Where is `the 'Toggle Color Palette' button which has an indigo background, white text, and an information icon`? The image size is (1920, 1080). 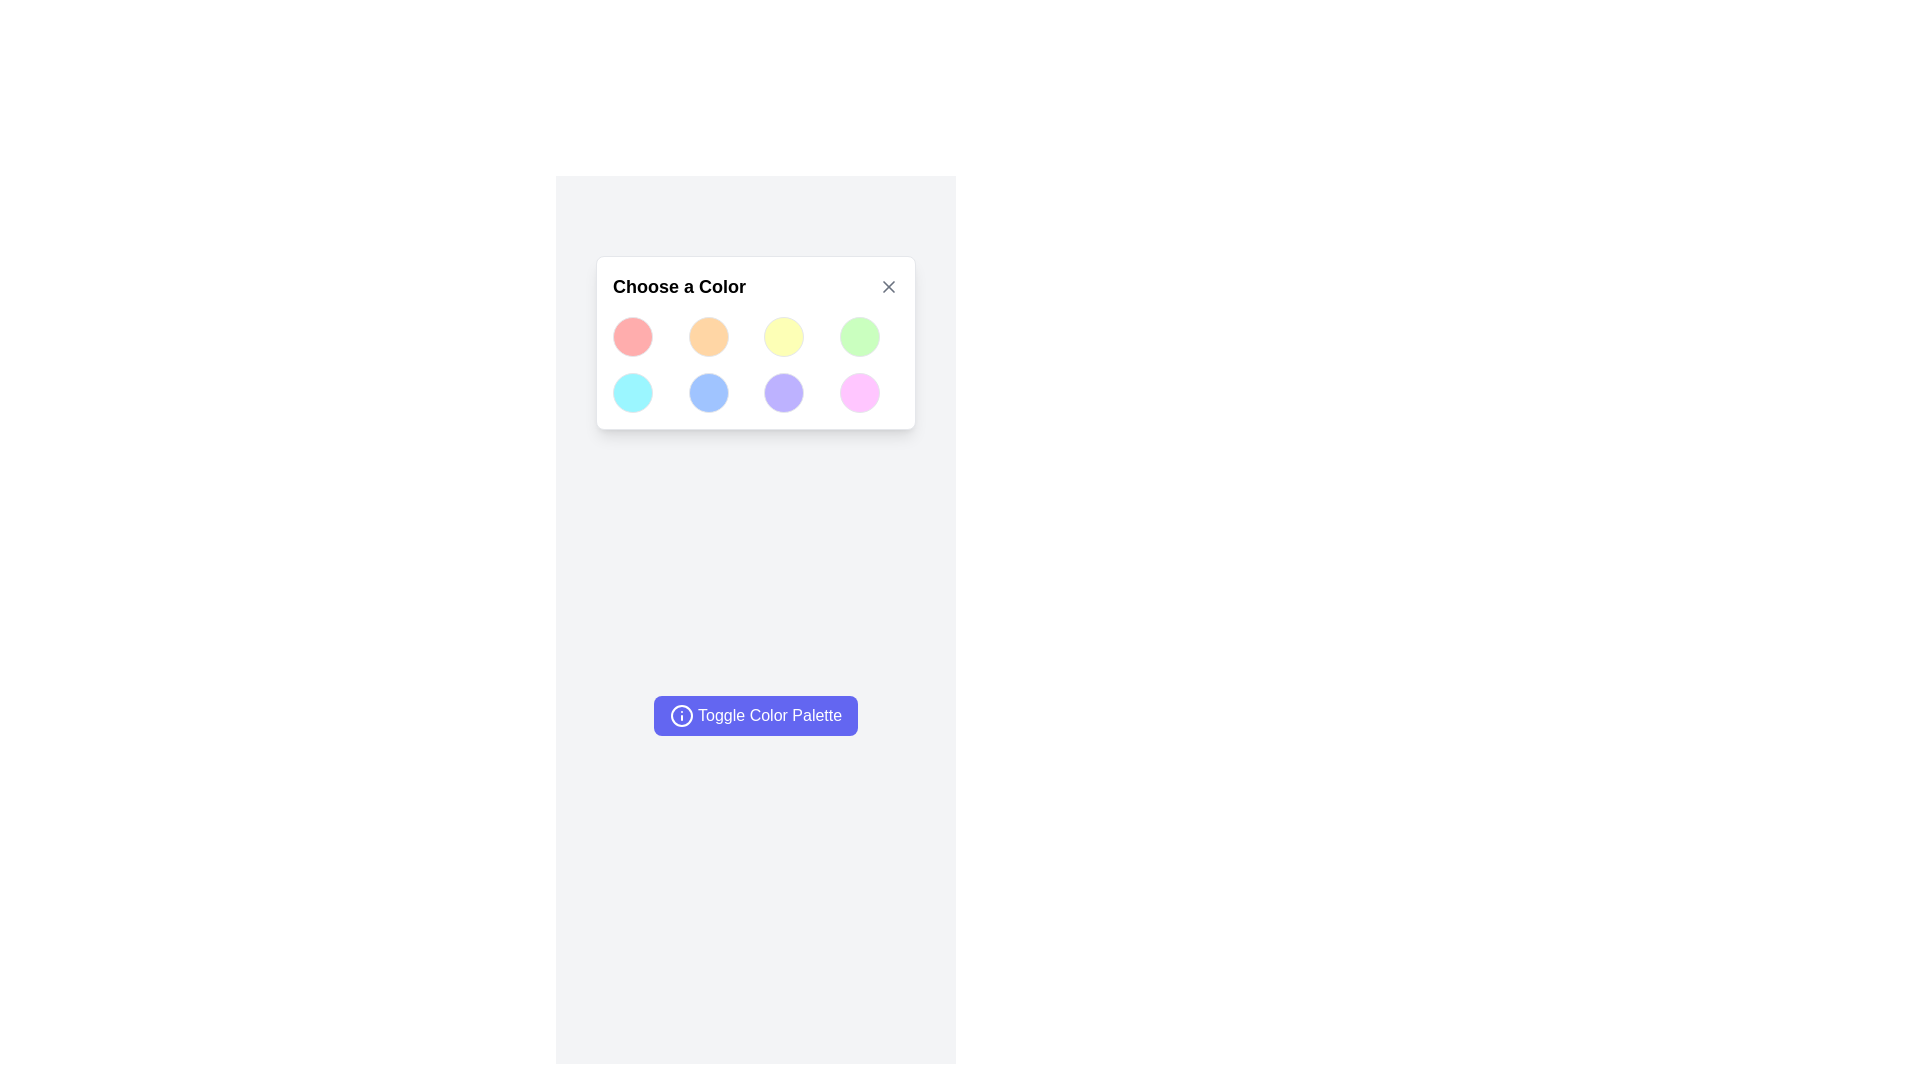
the 'Toggle Color Palette' button which has an indigo background, white text, and an information icon is located at coordinates (754, 713).